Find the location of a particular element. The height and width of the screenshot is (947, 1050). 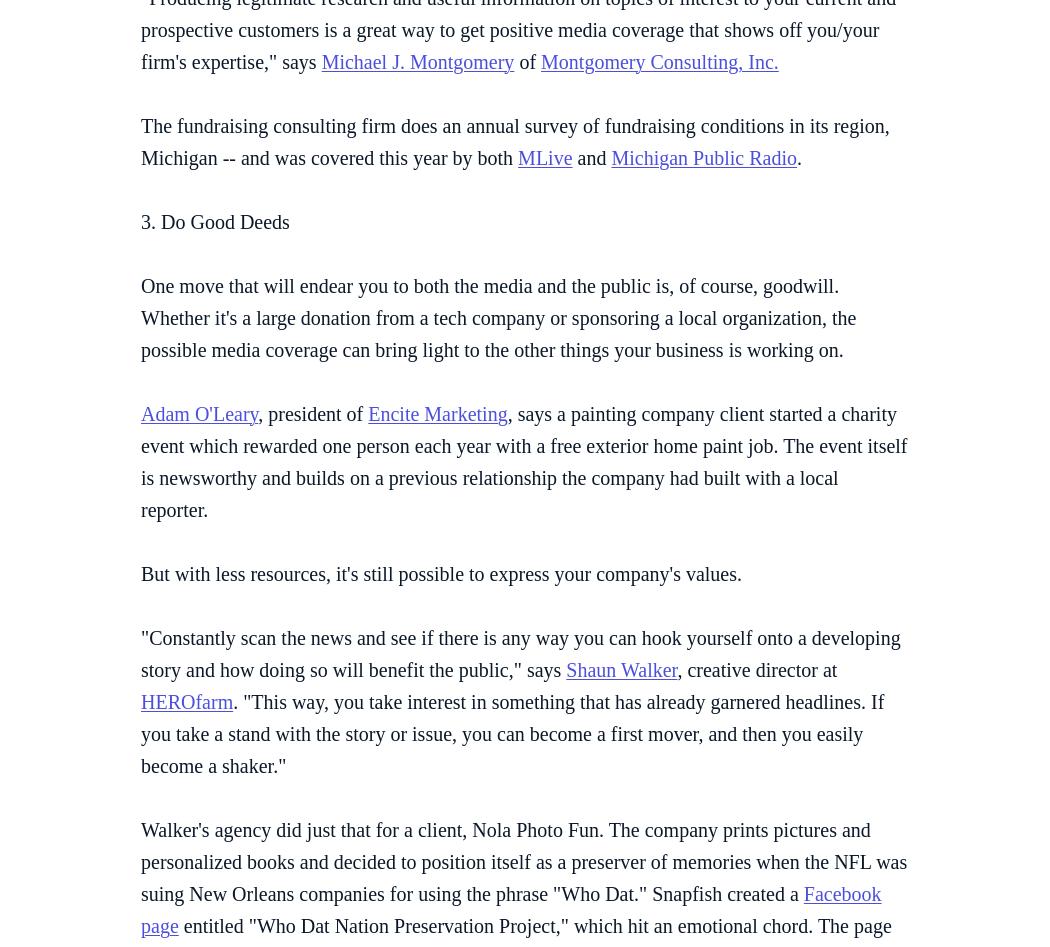

', says a painting company client started a charity event which rewarded one person each year with a free exterior home paint job. The event itself is newsworthy and builds on a previous relationship the company had built with a local reporter.' is located at coordinates (522, 460).